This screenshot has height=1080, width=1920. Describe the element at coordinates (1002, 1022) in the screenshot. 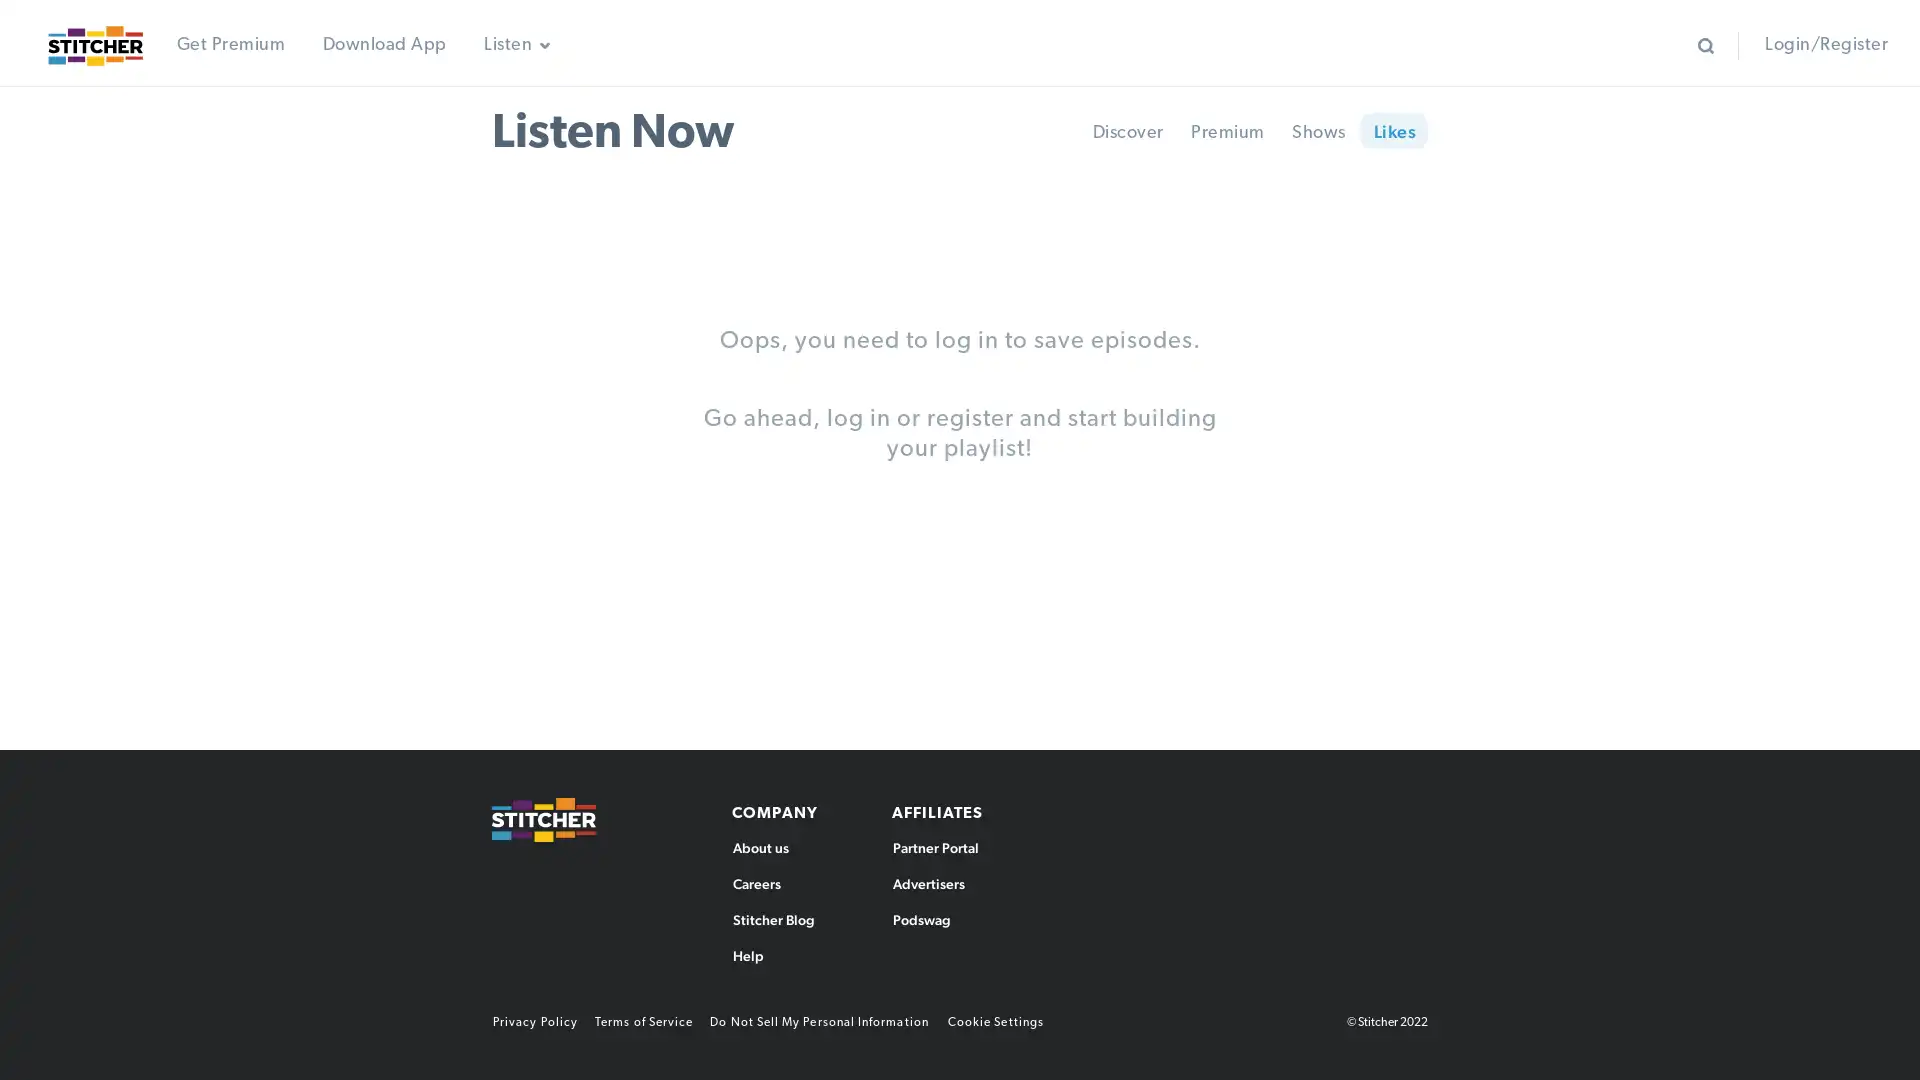

I see `Cookie Settings` at that location.